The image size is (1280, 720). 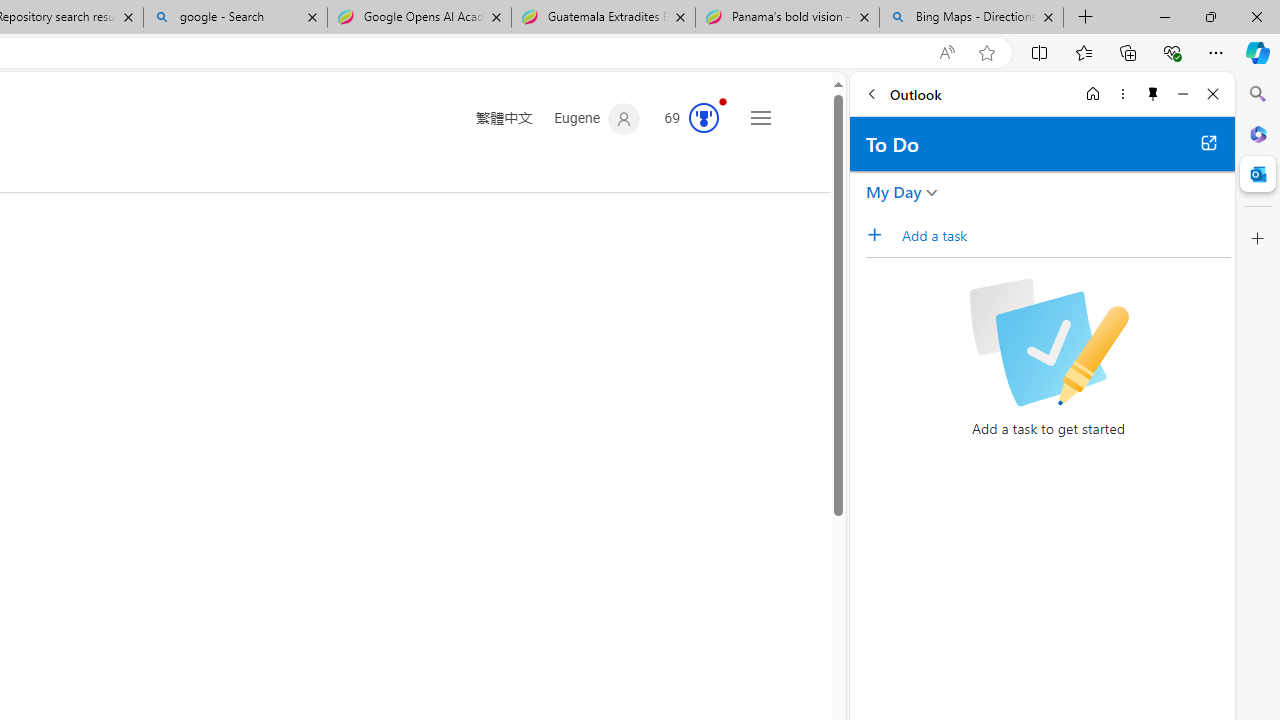 What do you see at coordinates (759, 118) in the screenshot?
I see `'Settings and quick links'` at bounding box center [759, 118].